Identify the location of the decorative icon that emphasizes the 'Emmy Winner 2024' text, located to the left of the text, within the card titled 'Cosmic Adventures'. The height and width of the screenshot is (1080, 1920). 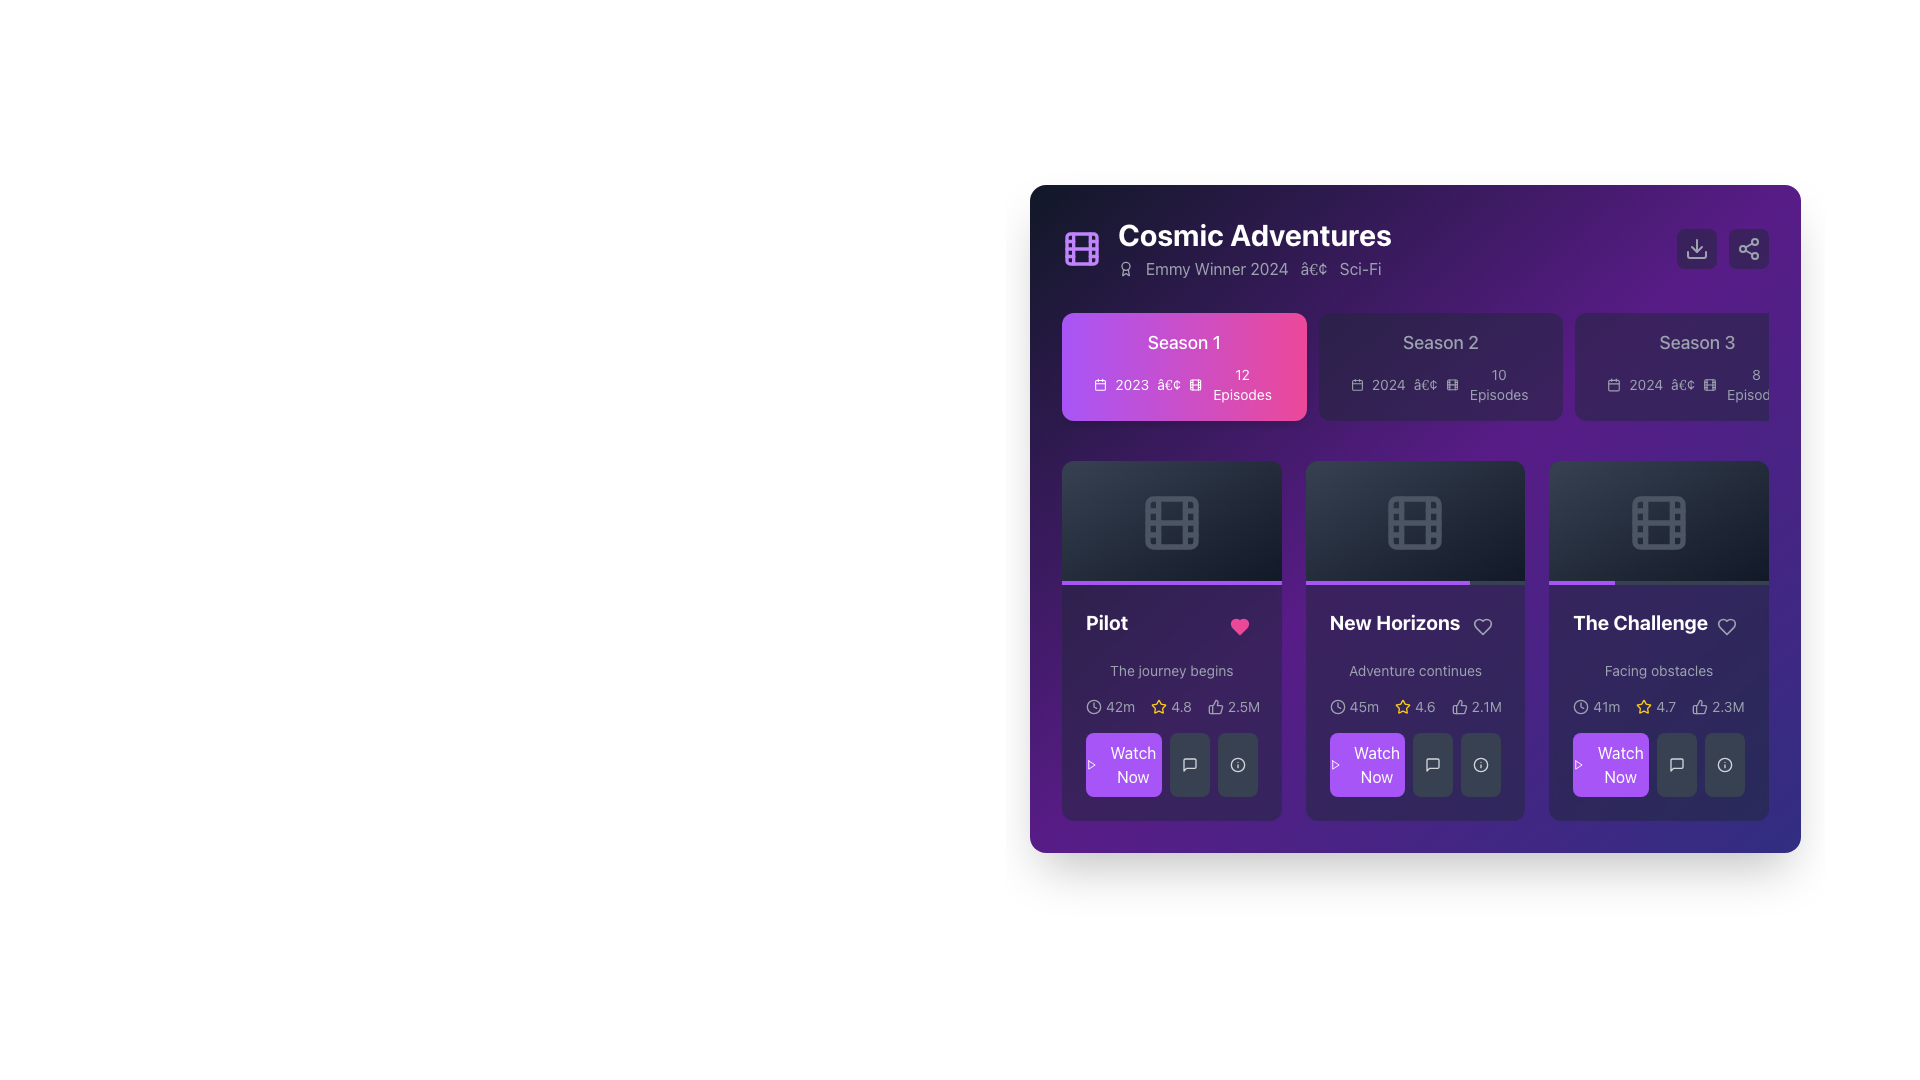
(1126, 268).